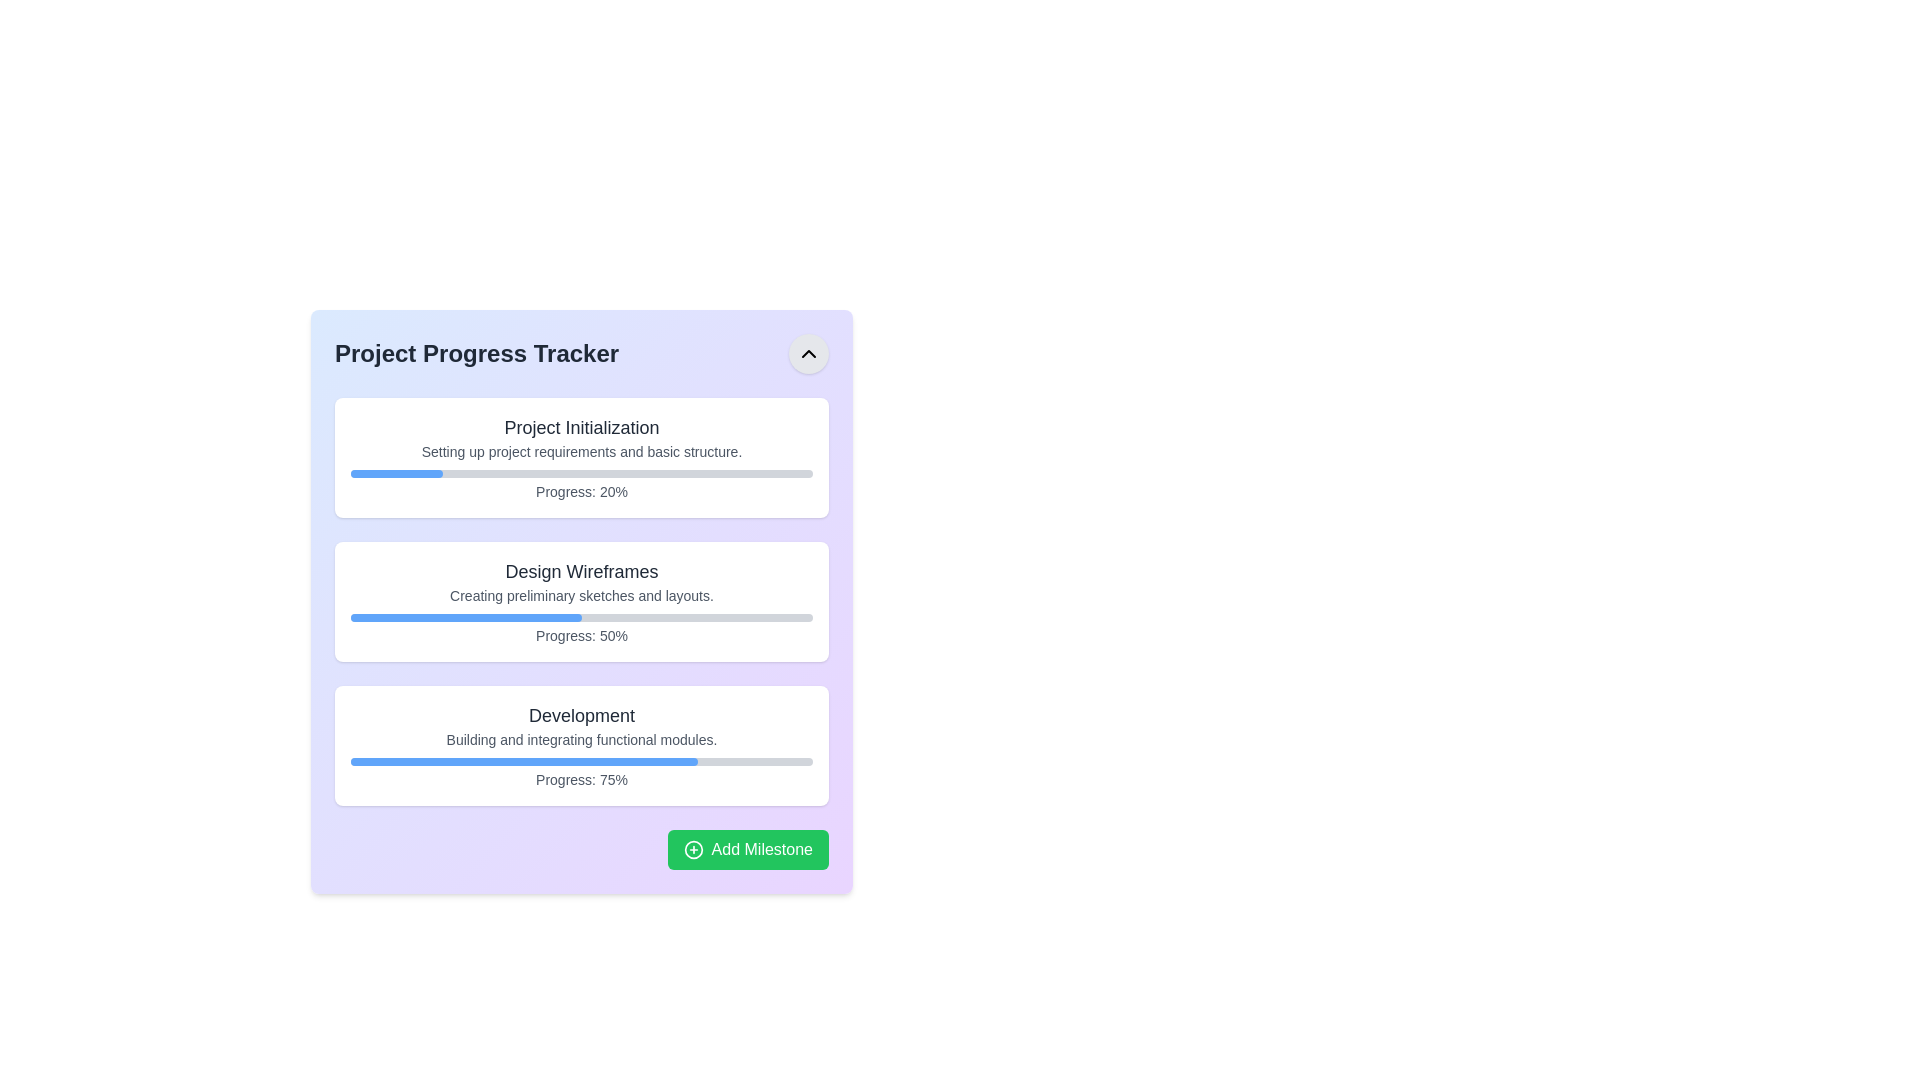  What do you see at coordinates (580, 762) in the screenshot?
I see `the progress bar that is styled as a horizontal rectangle with rounded corners, showing 75% progress beneath the text 'Building and integrating functional modules.'` at bounding box center [580, 762].